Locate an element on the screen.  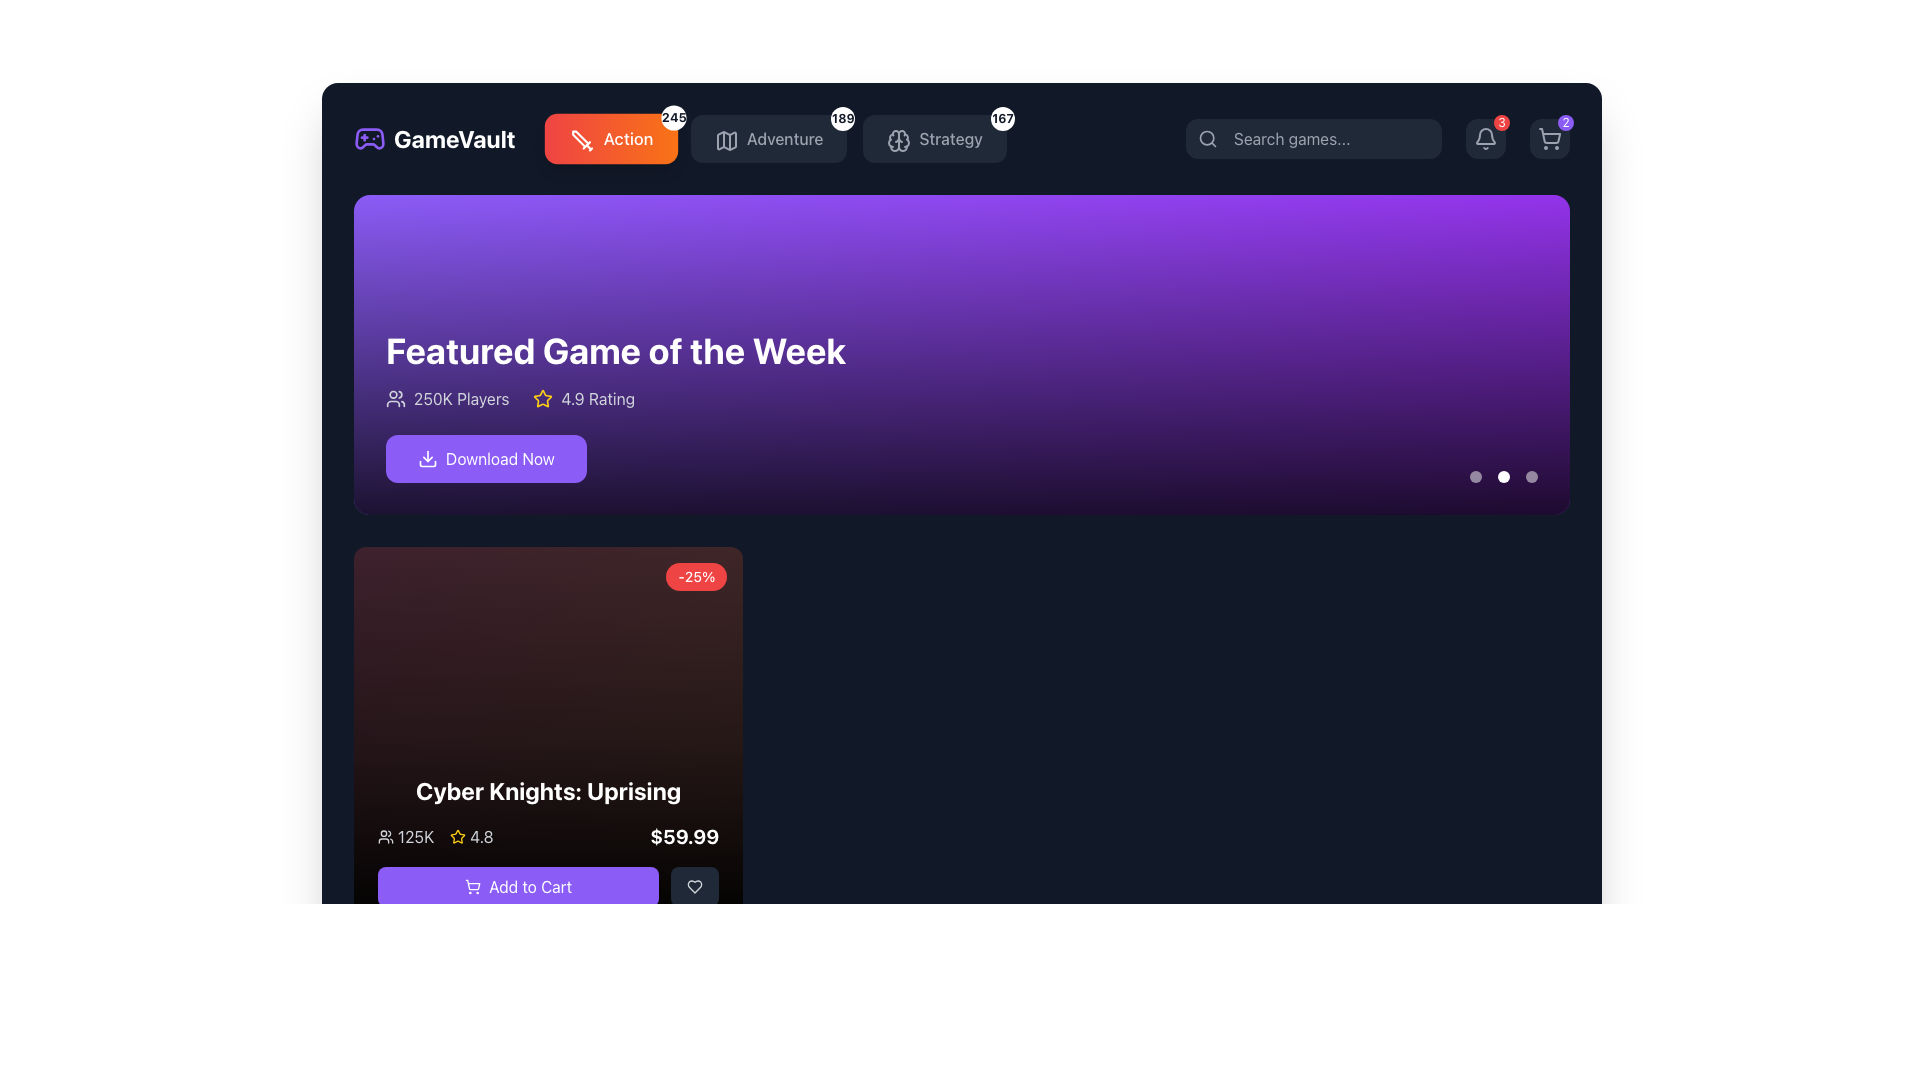
the 'Download Now' button, which is a rectangular button with white text and a violet background located beneath the 'Featured Game of the Week' section is located at coordinates (486, 459).